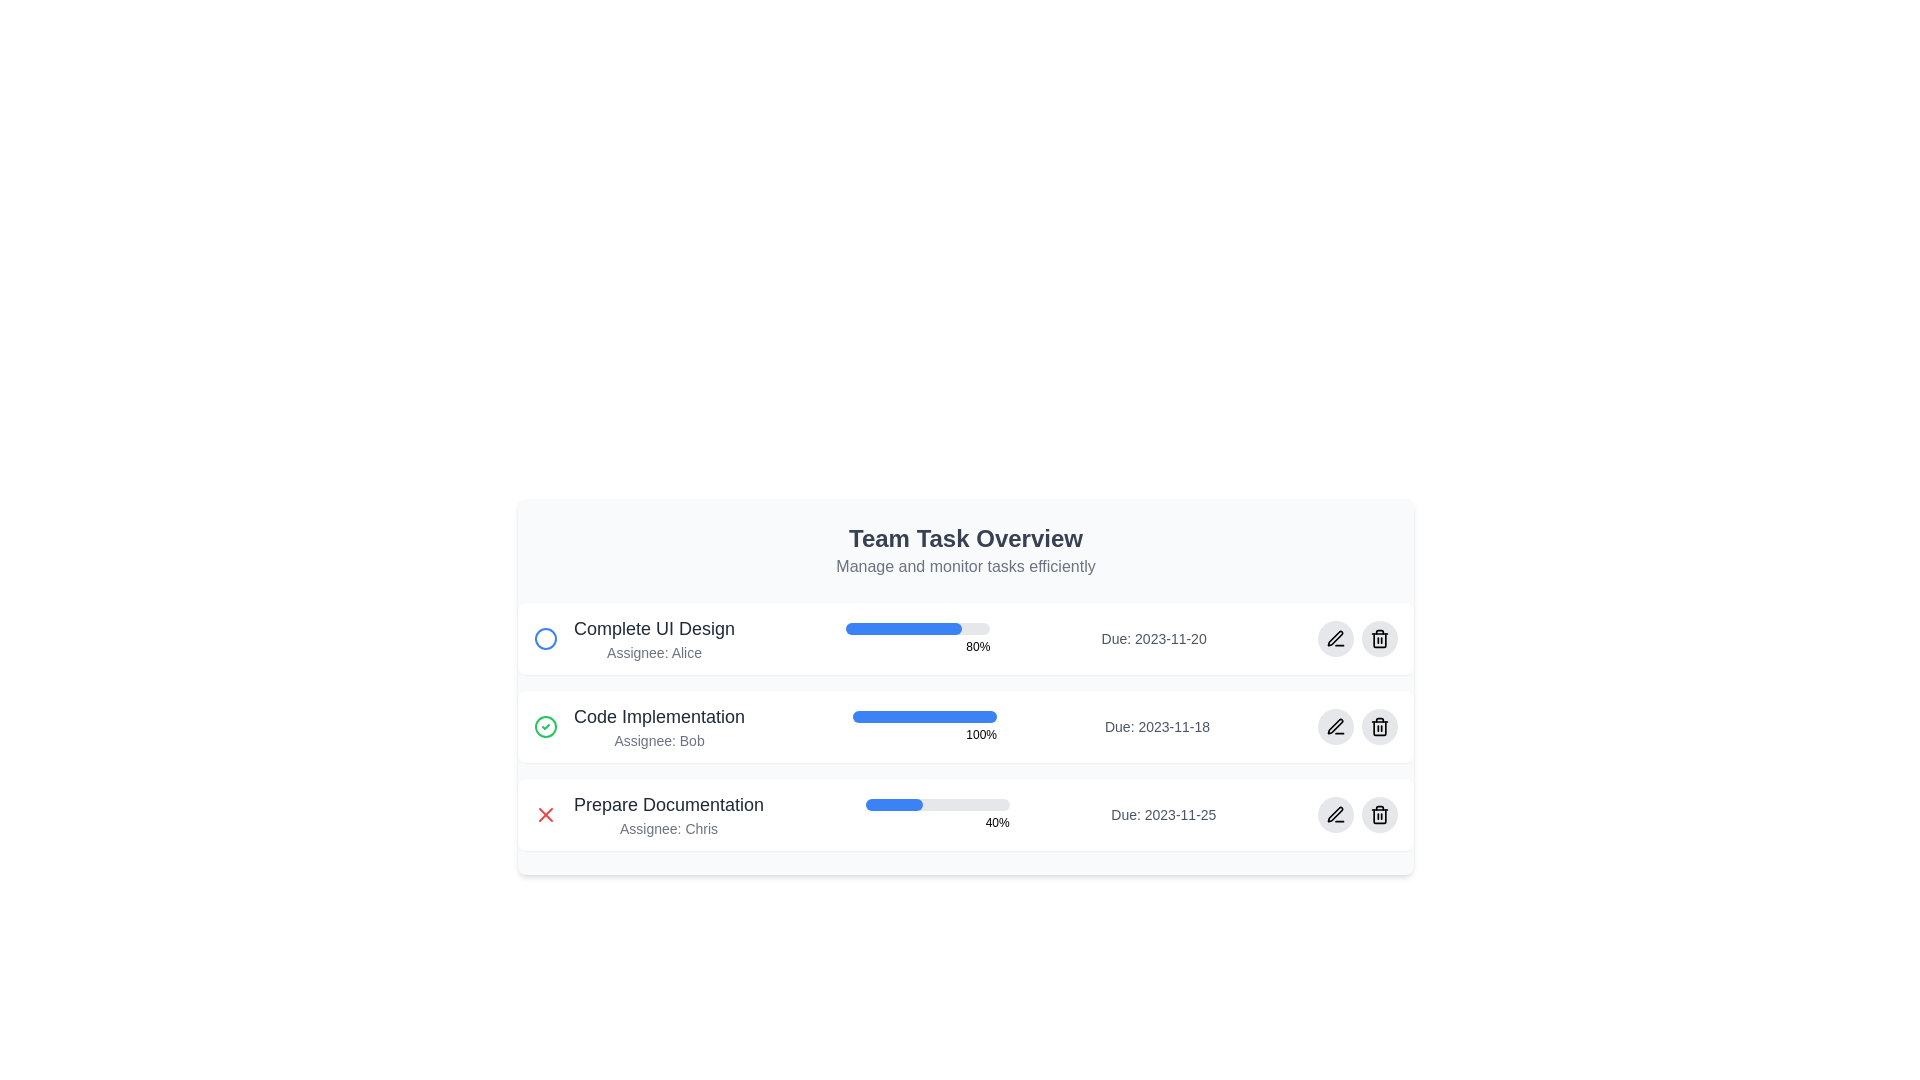 Image resolution: width=1920 pixels, height=1080 pixels. Describe the element at coordinates (1335, 639) in the screenshot. I see `the circular button with a light gray background and a black pen icon, located on the right side of the topmost task row, to trigger the hover style change` at that location.